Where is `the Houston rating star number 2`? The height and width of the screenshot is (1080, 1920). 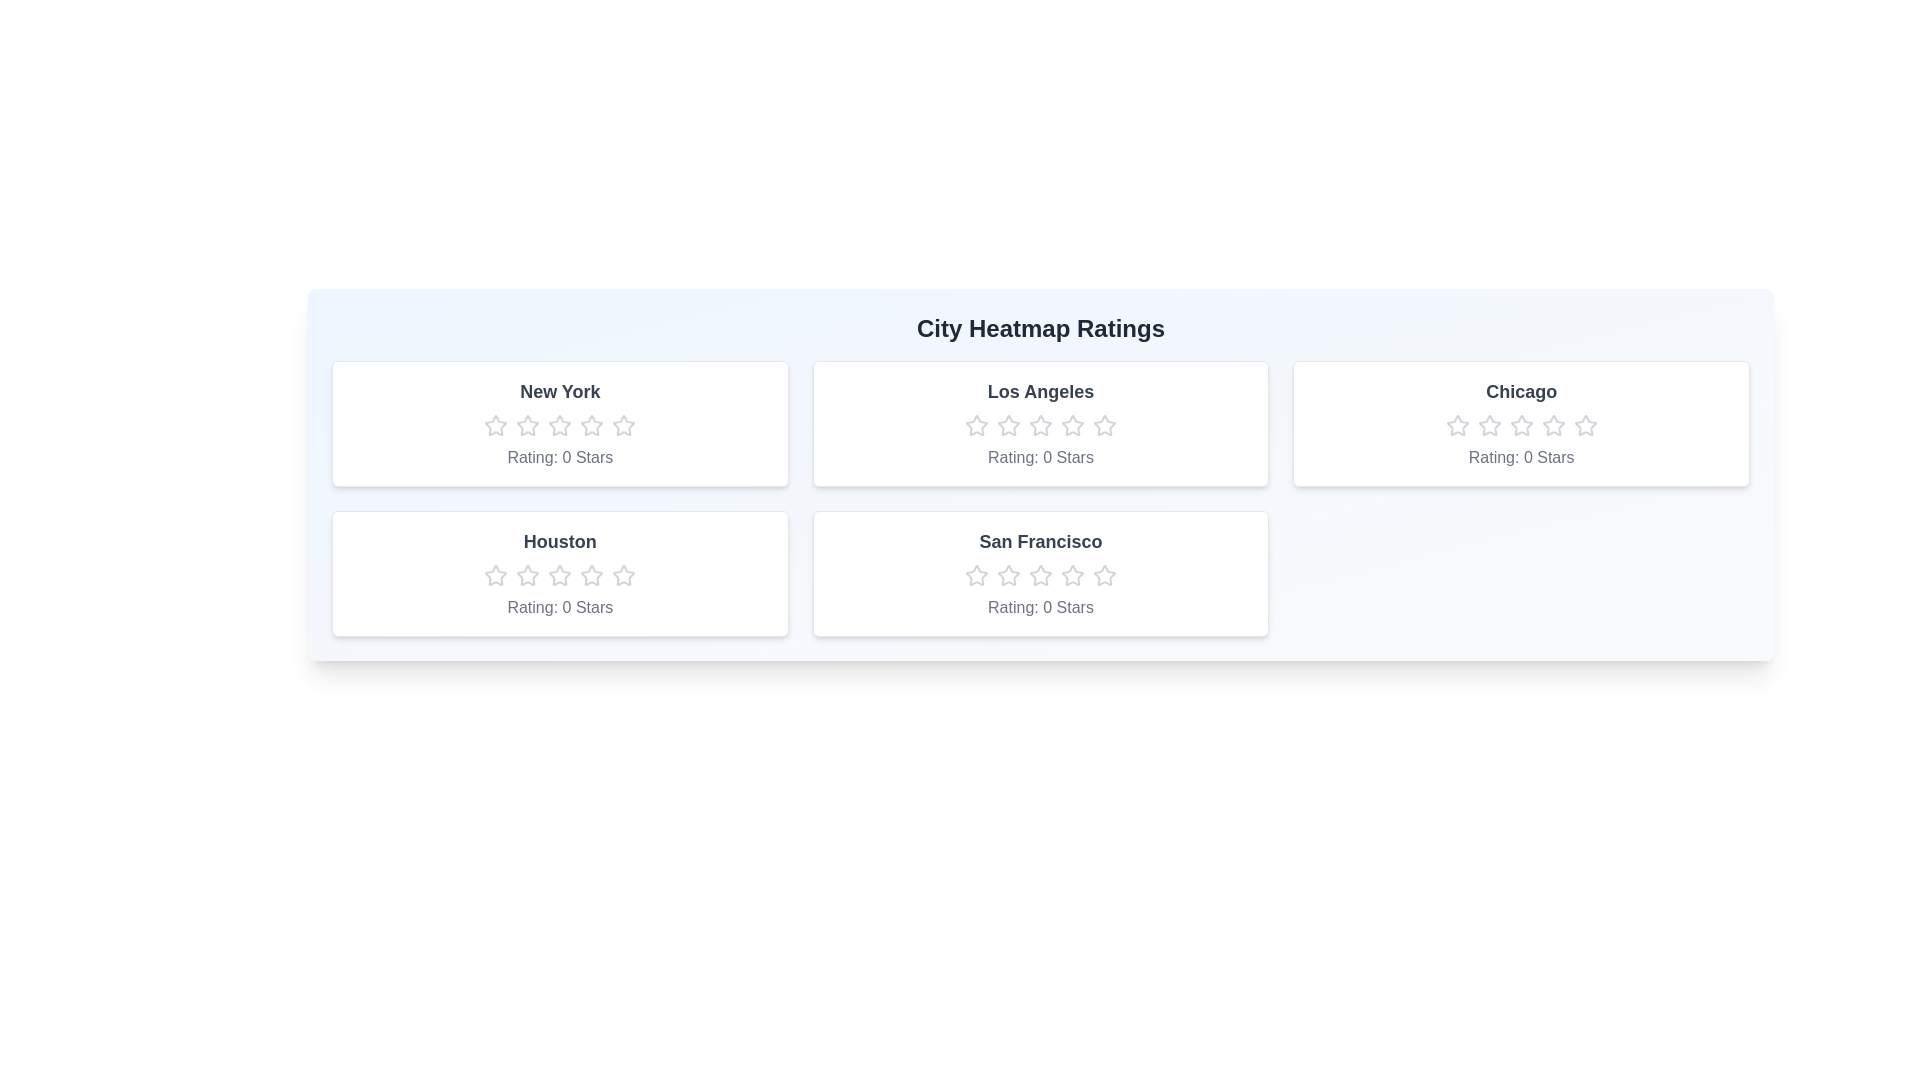 the Houston rating star number 2 is located at coordinates (528, 575).